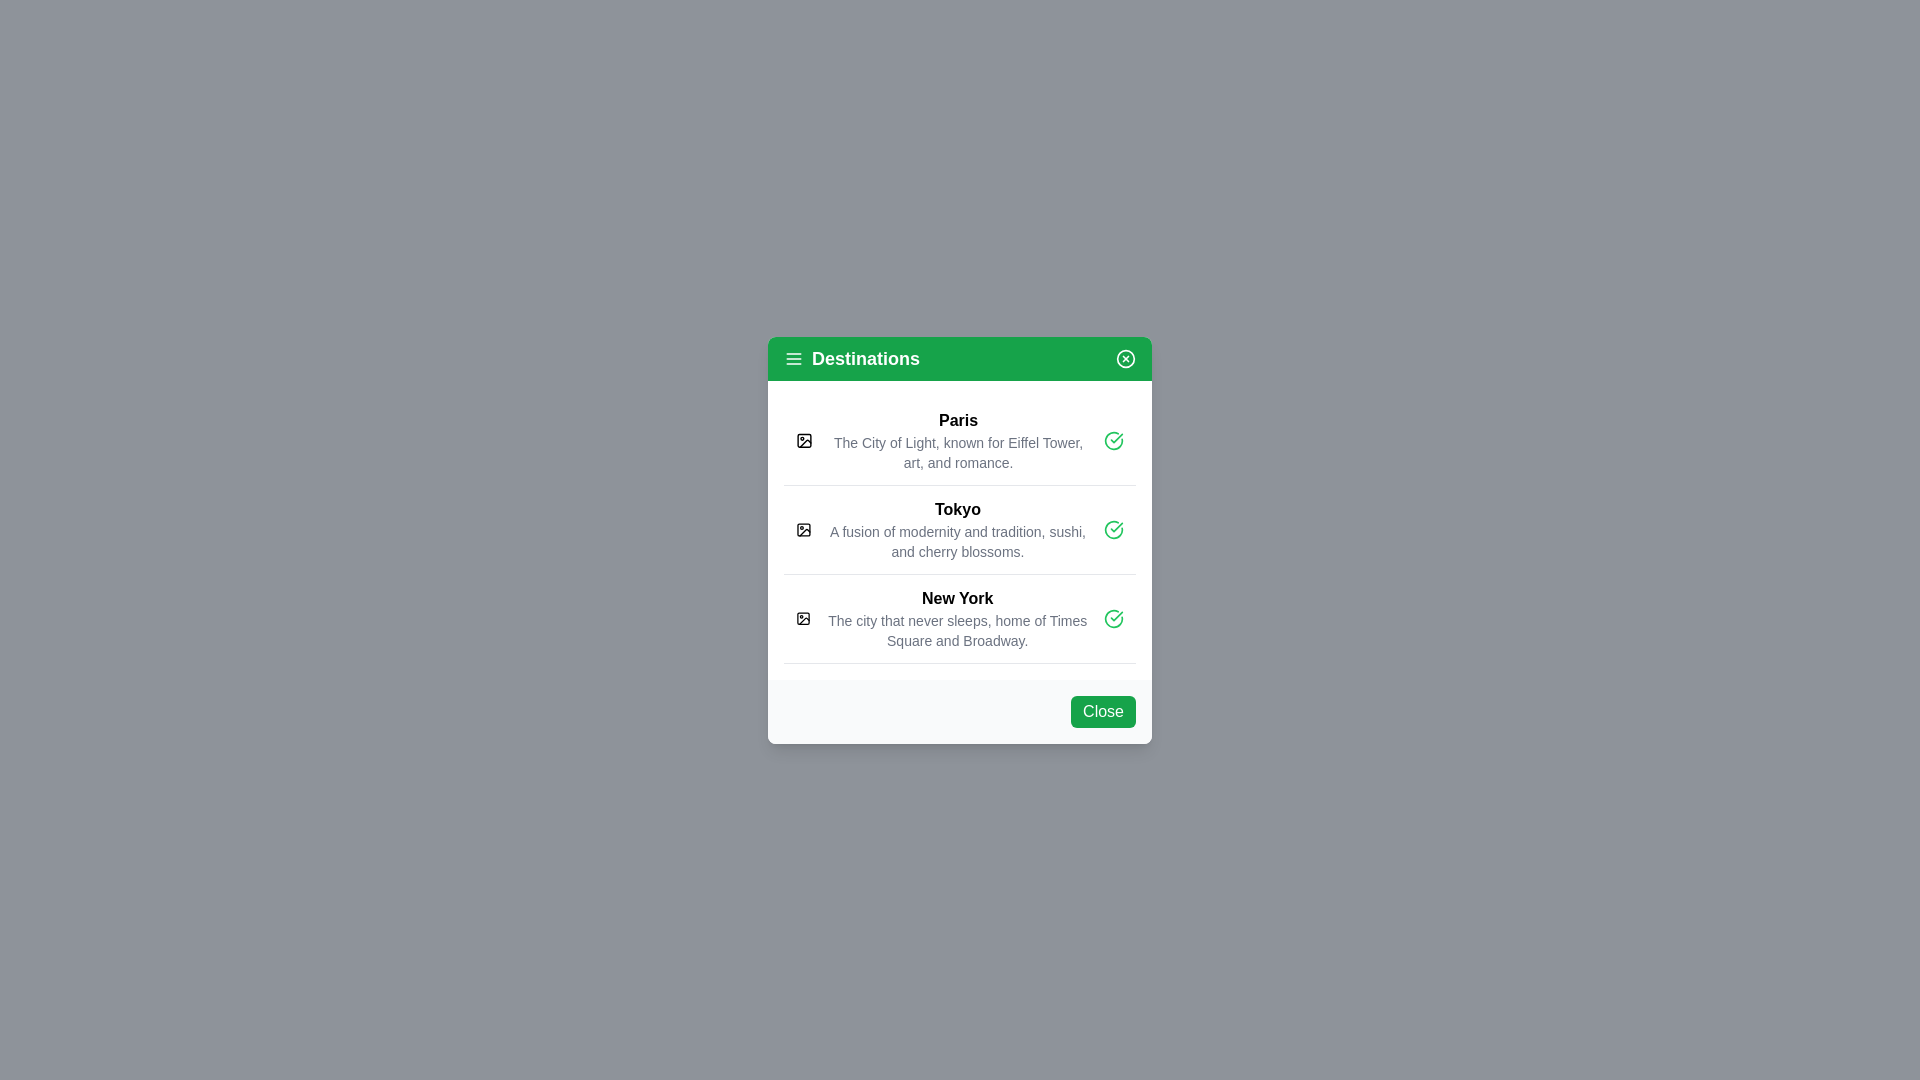  What do you see at coordinates (1126, 357) in the screenshot?
I see `the circular 'X' icon button located at the top-right corner of the green header labeled 'Destinations'` at bounding box center [1126, 357].